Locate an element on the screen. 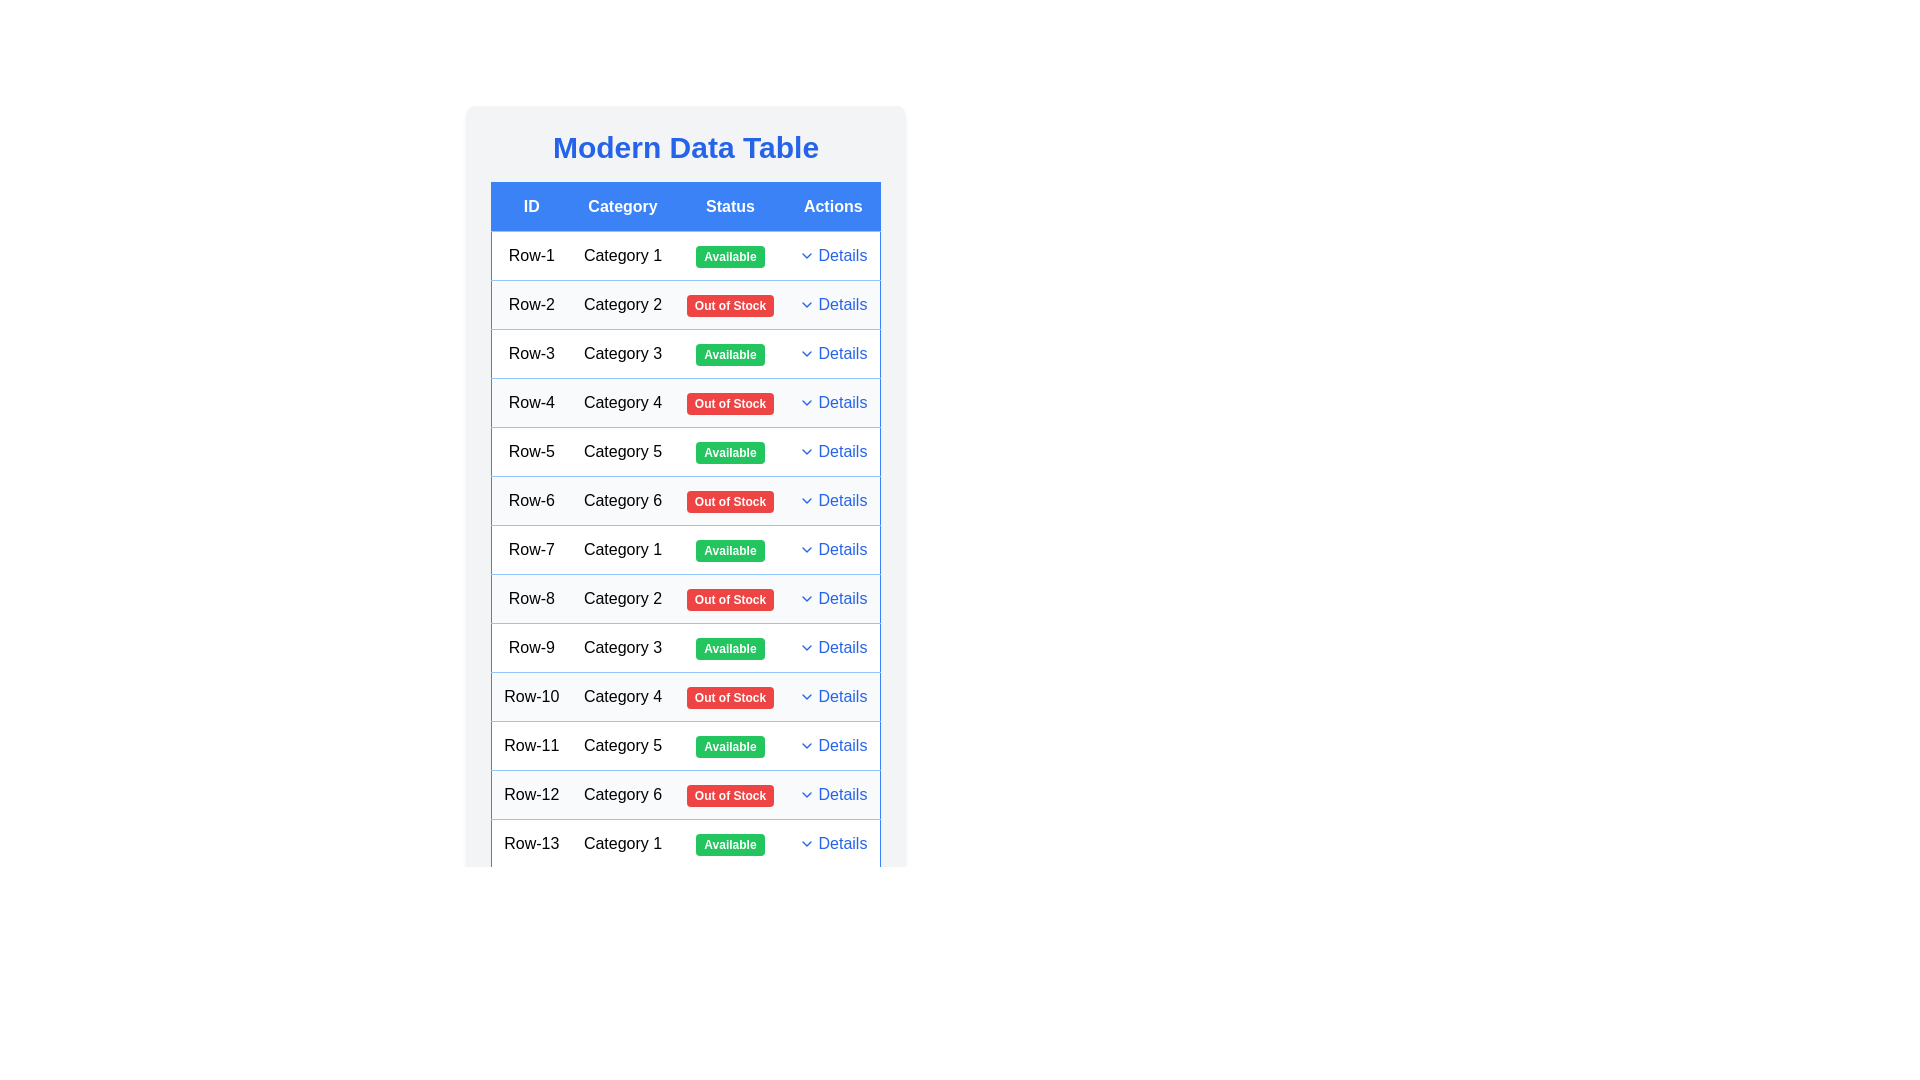  the table header ID to sort or filter the column is located at coordinates (531, 207).